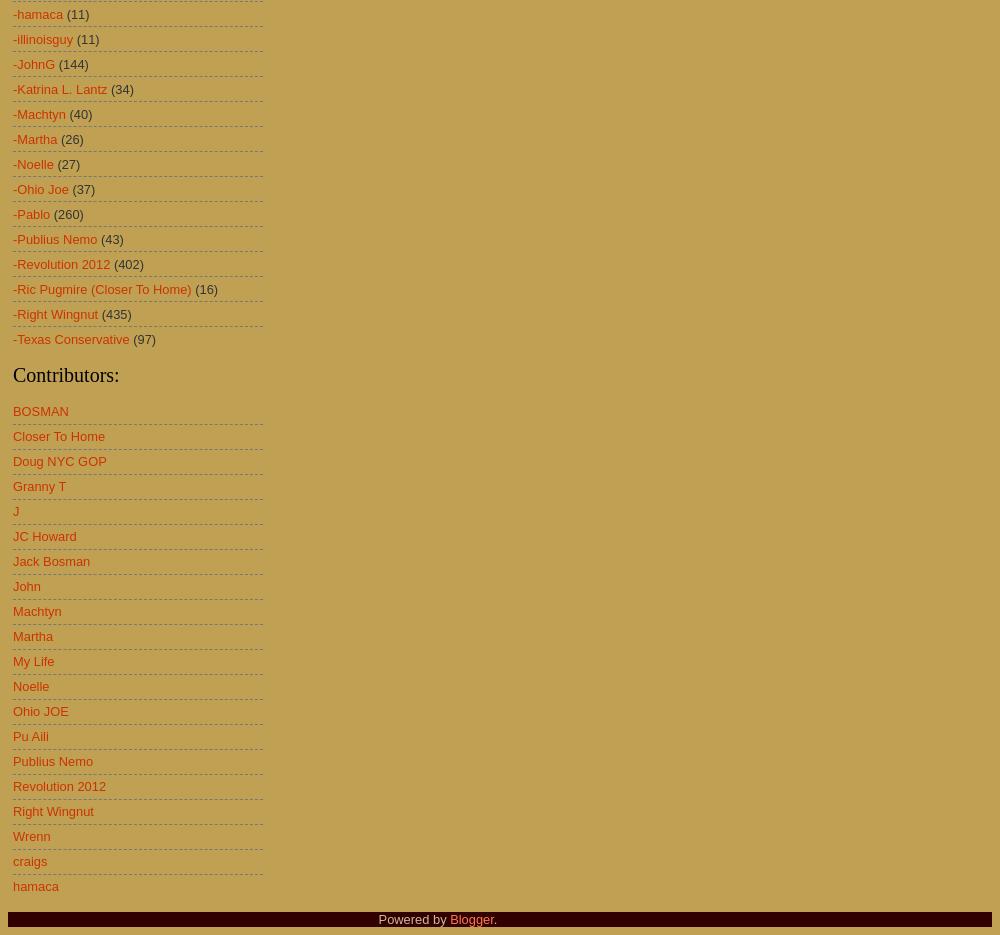  I want to click on 'Granny T', so click(39, 486).